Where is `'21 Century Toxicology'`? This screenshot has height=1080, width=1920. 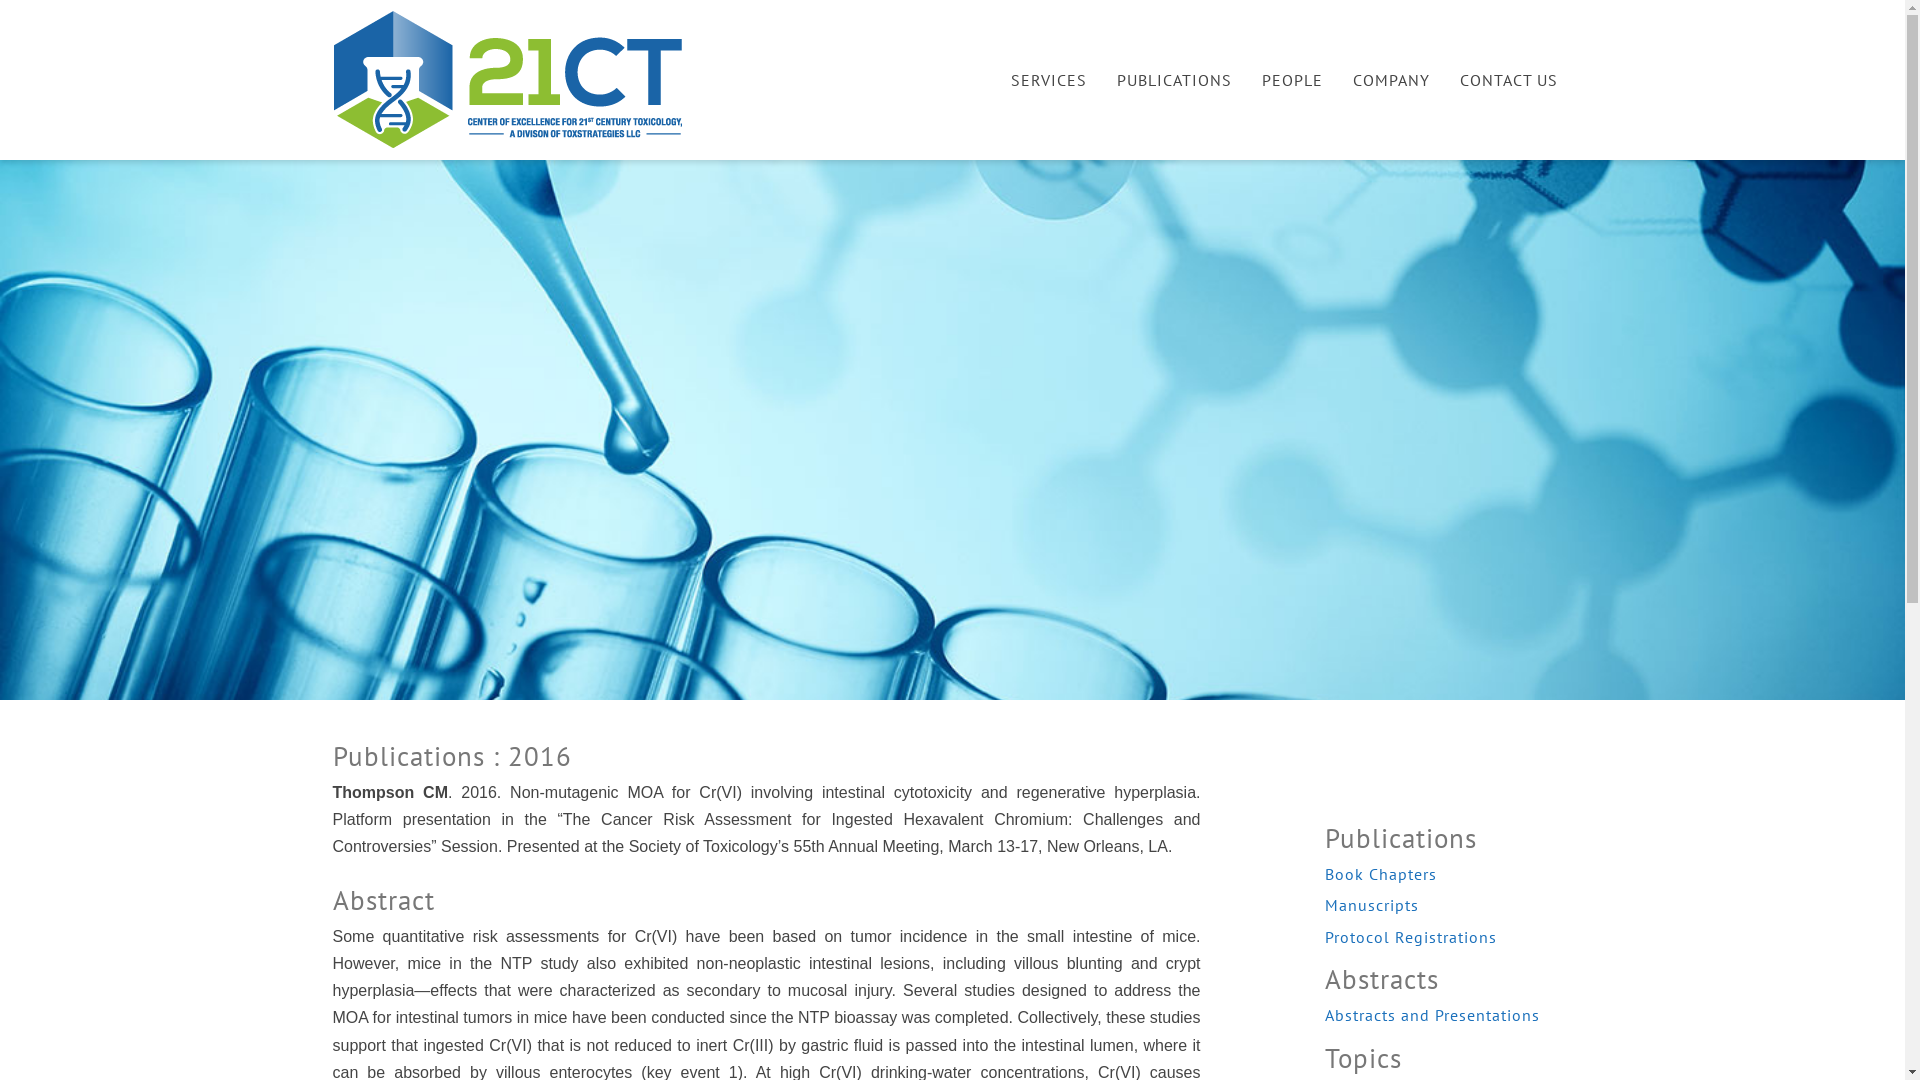
'21 Century Toxicology' is located at coordinates (512, 77).